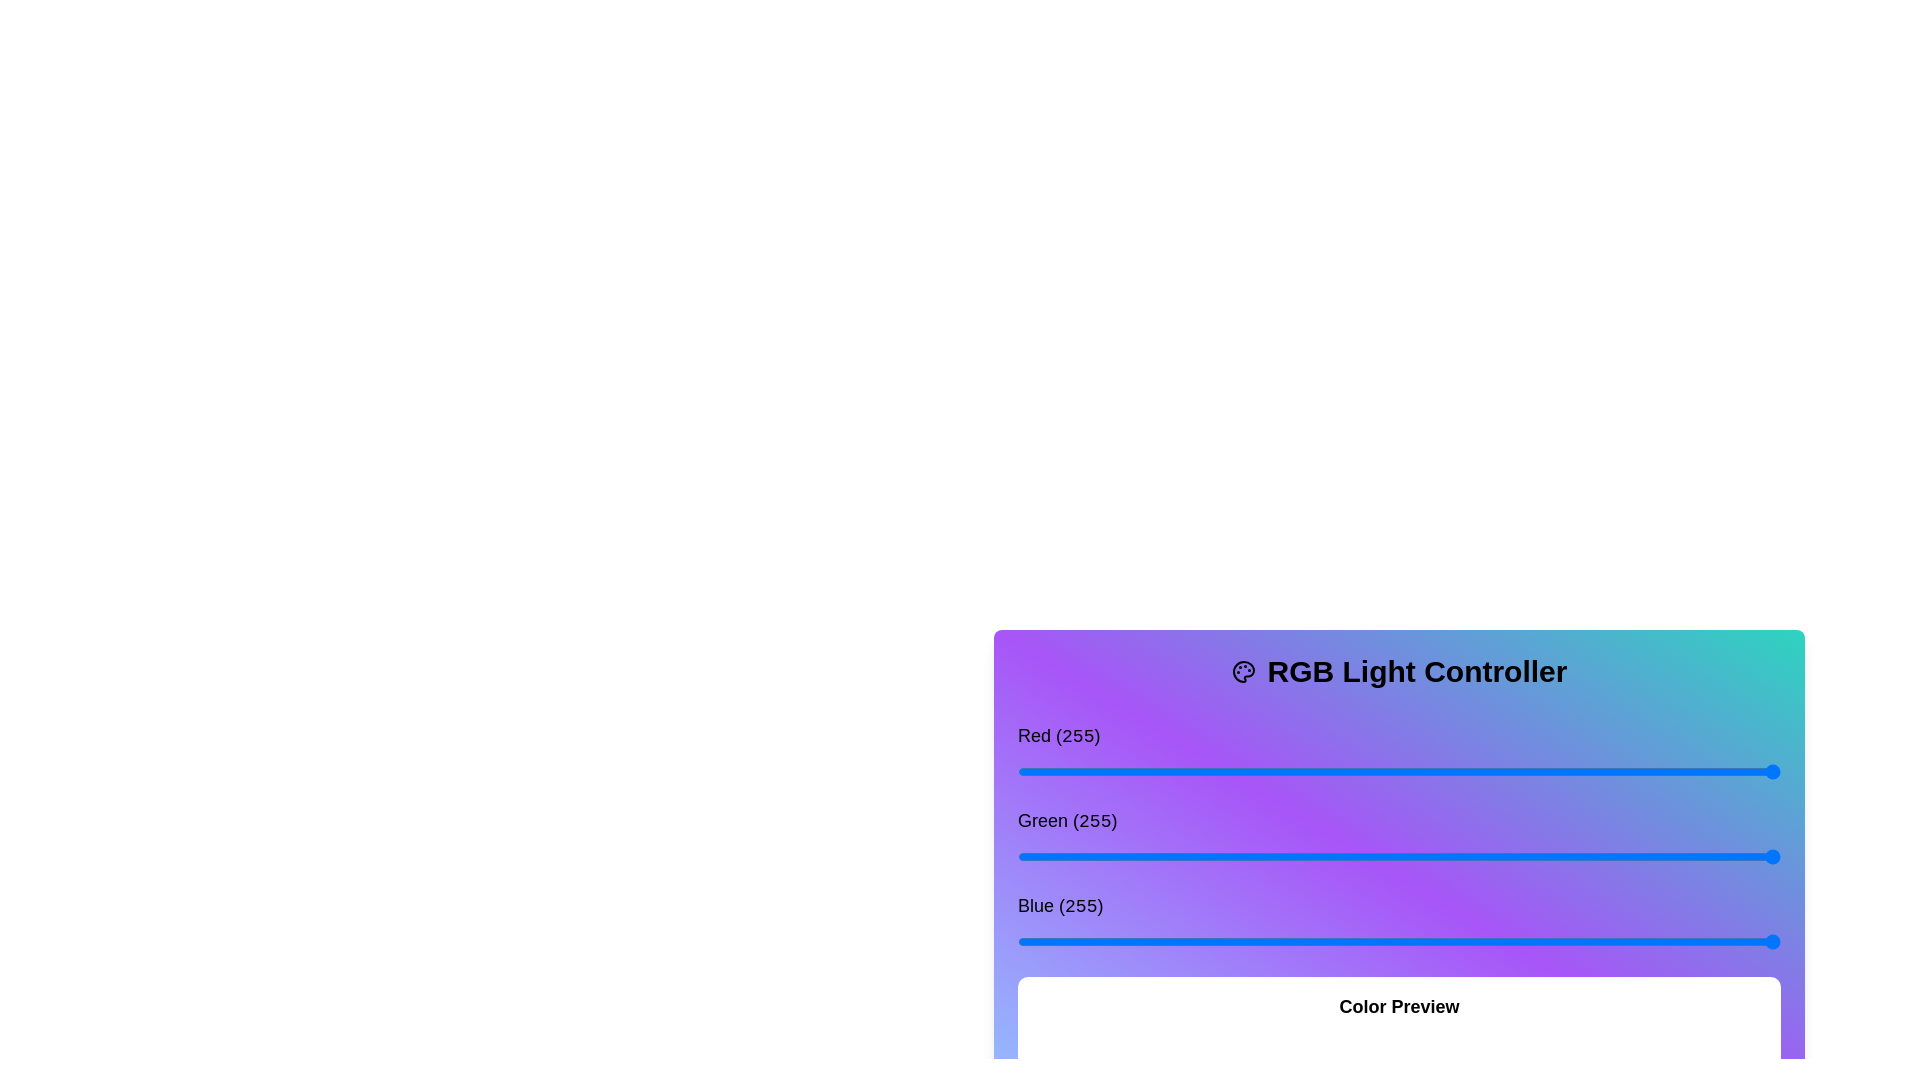  What do you see at coordinates (1398, 1037) in the screenshot?
I see `the color preview box to observe its current color` at bounding box center [1398, 1037].